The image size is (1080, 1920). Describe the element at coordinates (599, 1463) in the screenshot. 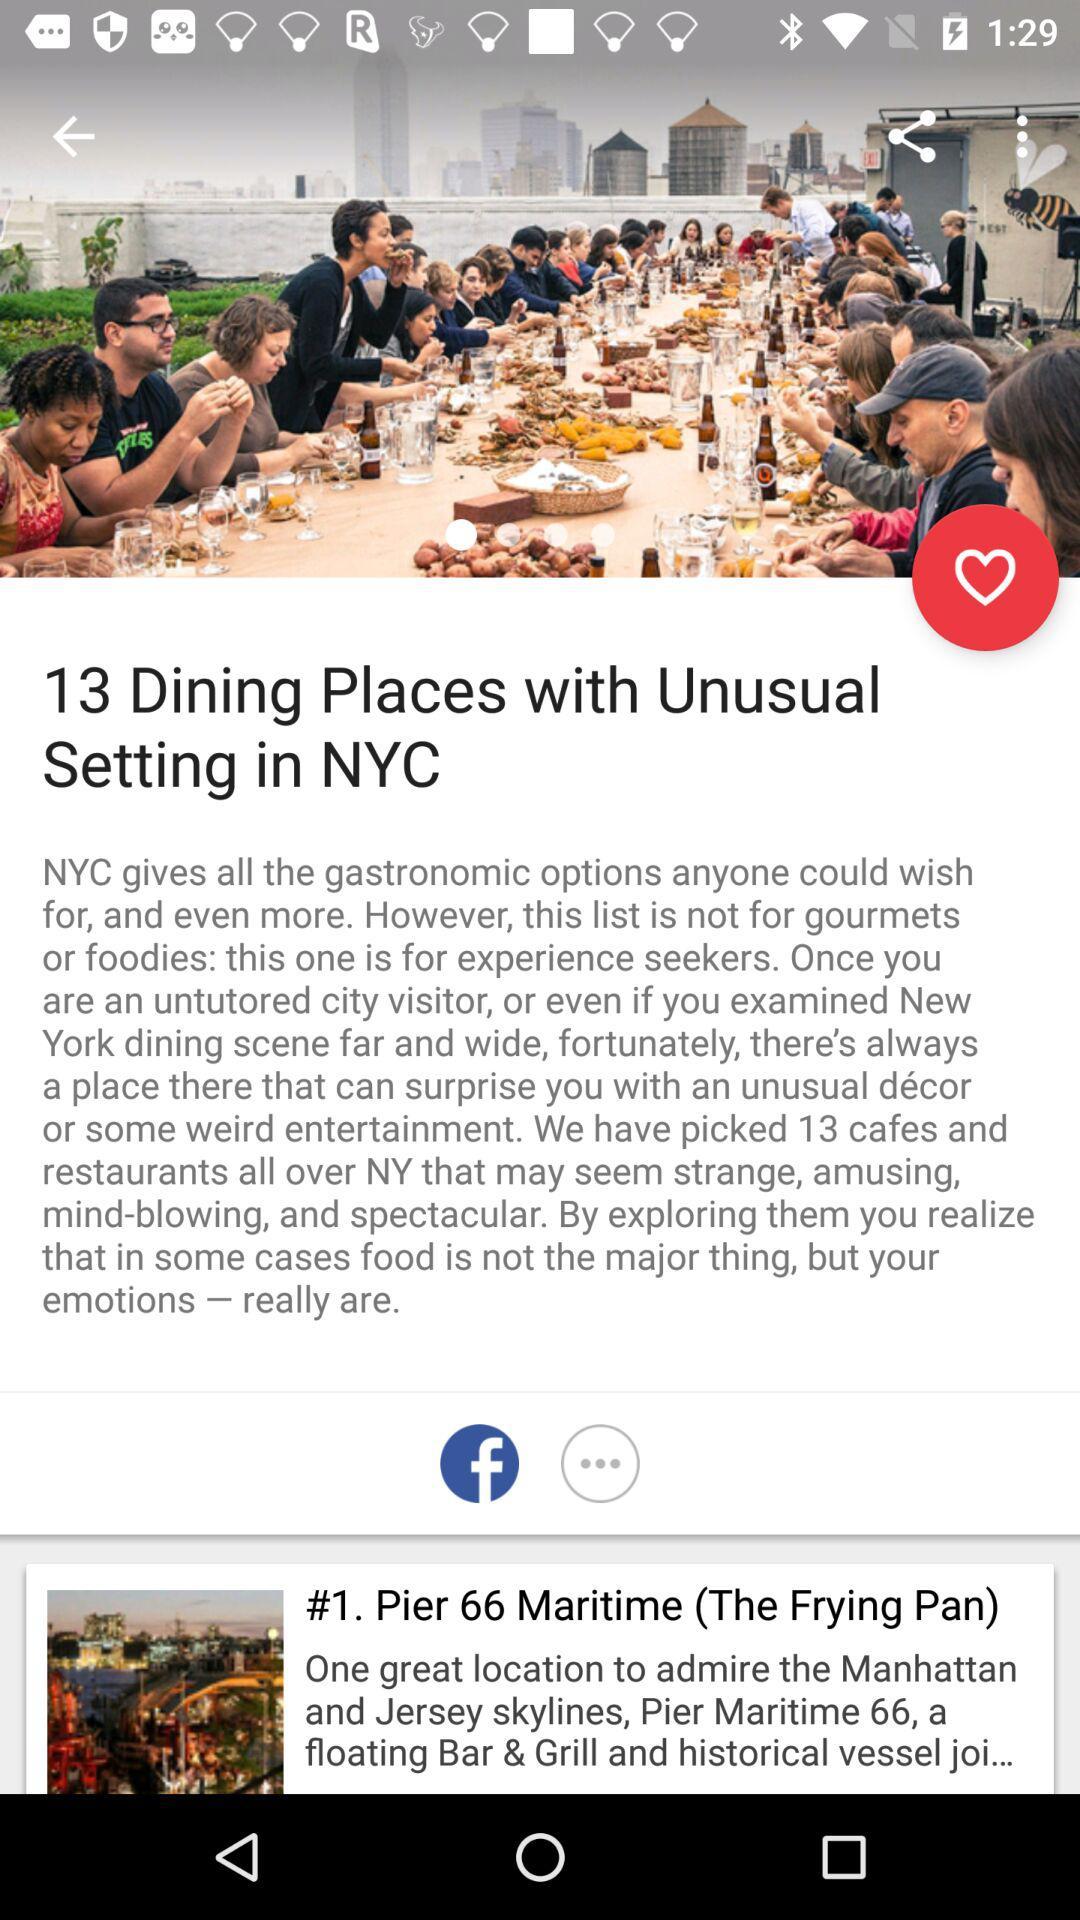

I see `more options` at that location.